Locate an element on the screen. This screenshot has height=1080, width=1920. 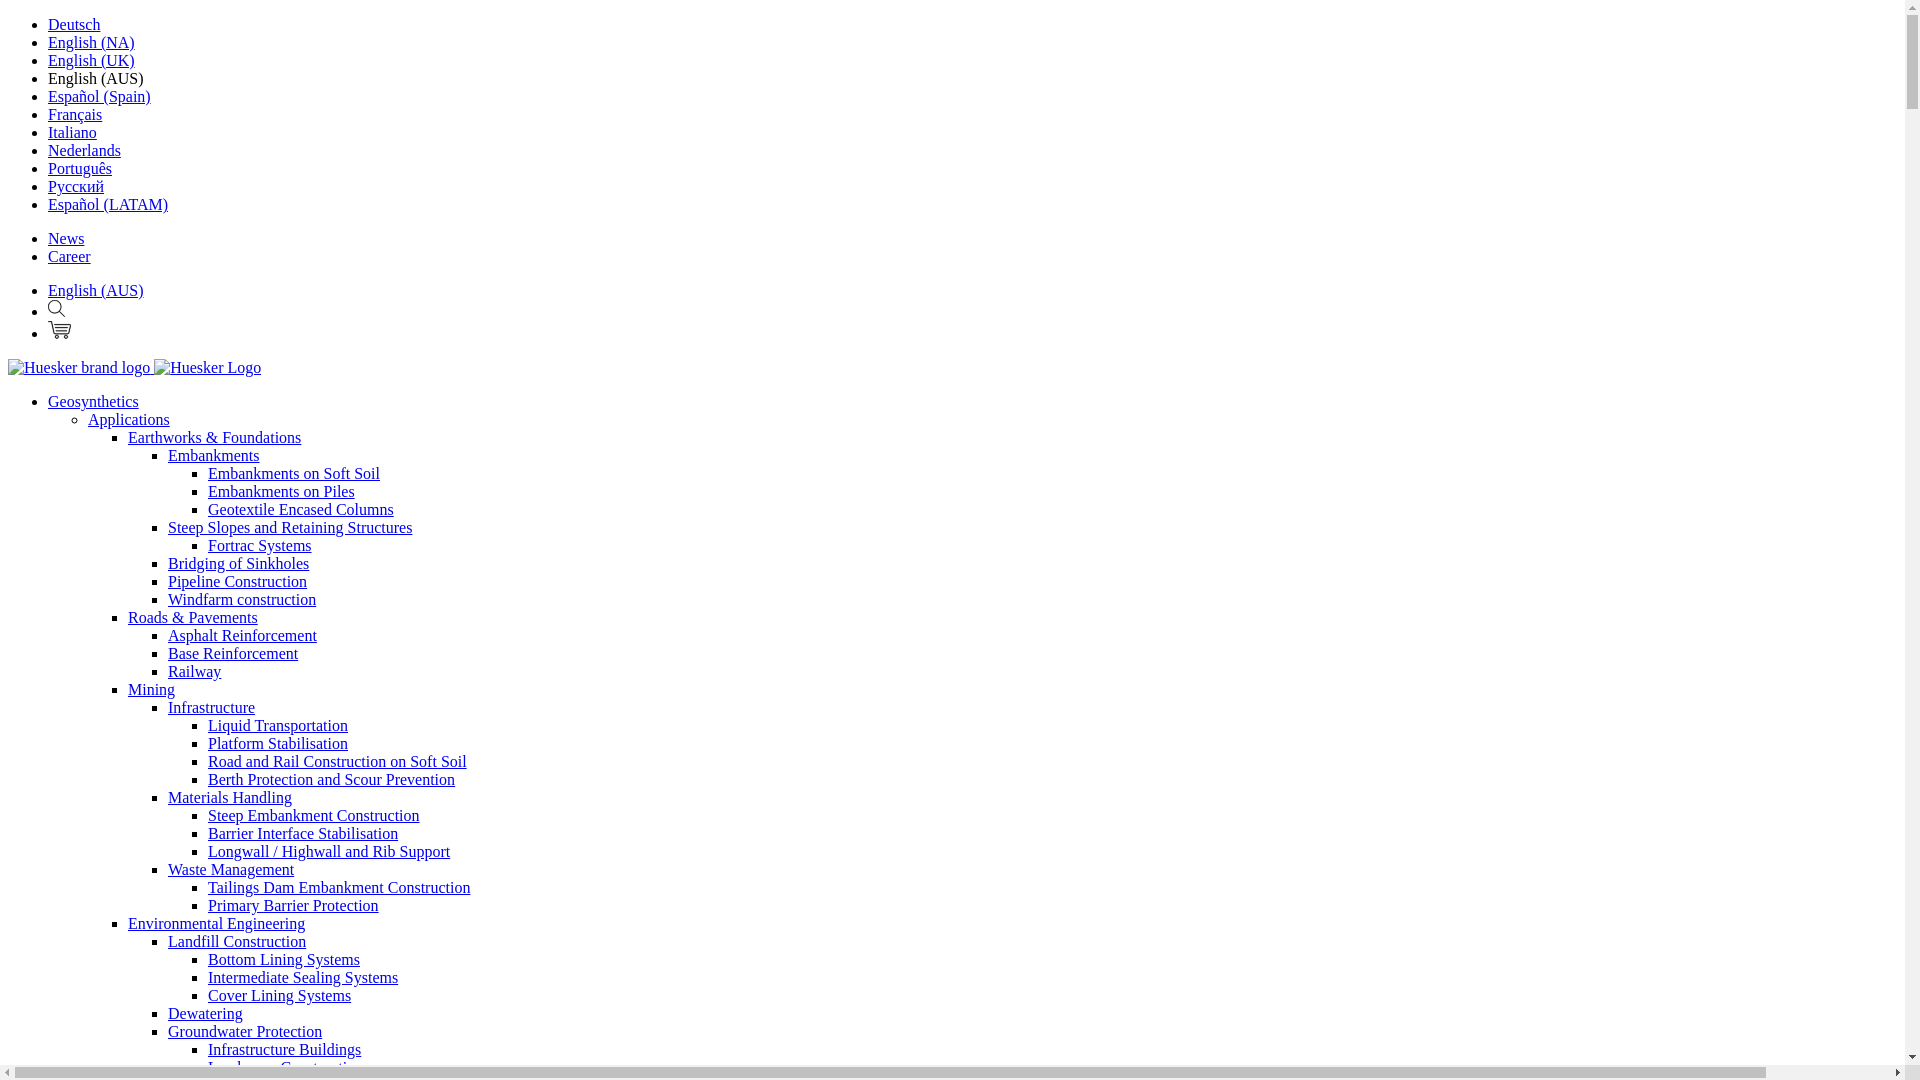
'Pipeline Construction' is located at coordinates (237, 581).